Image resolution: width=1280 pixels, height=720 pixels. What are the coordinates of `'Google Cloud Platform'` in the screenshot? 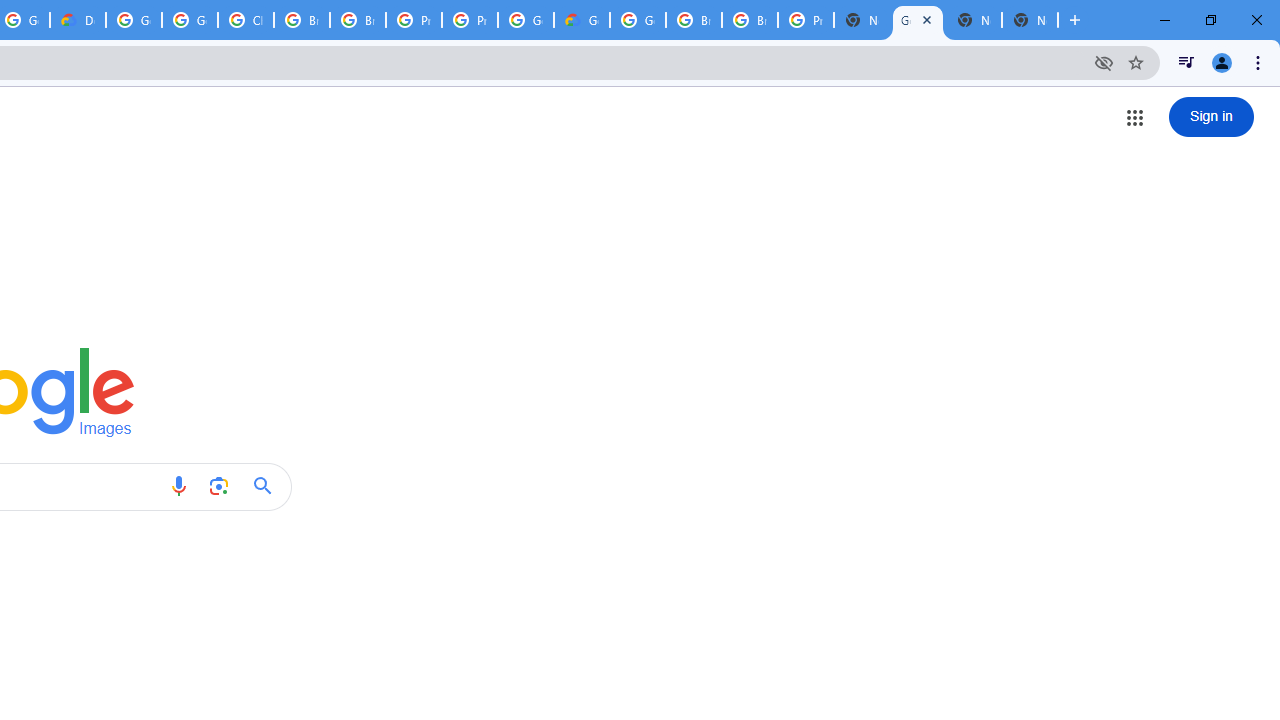 It's located at (637, 20).